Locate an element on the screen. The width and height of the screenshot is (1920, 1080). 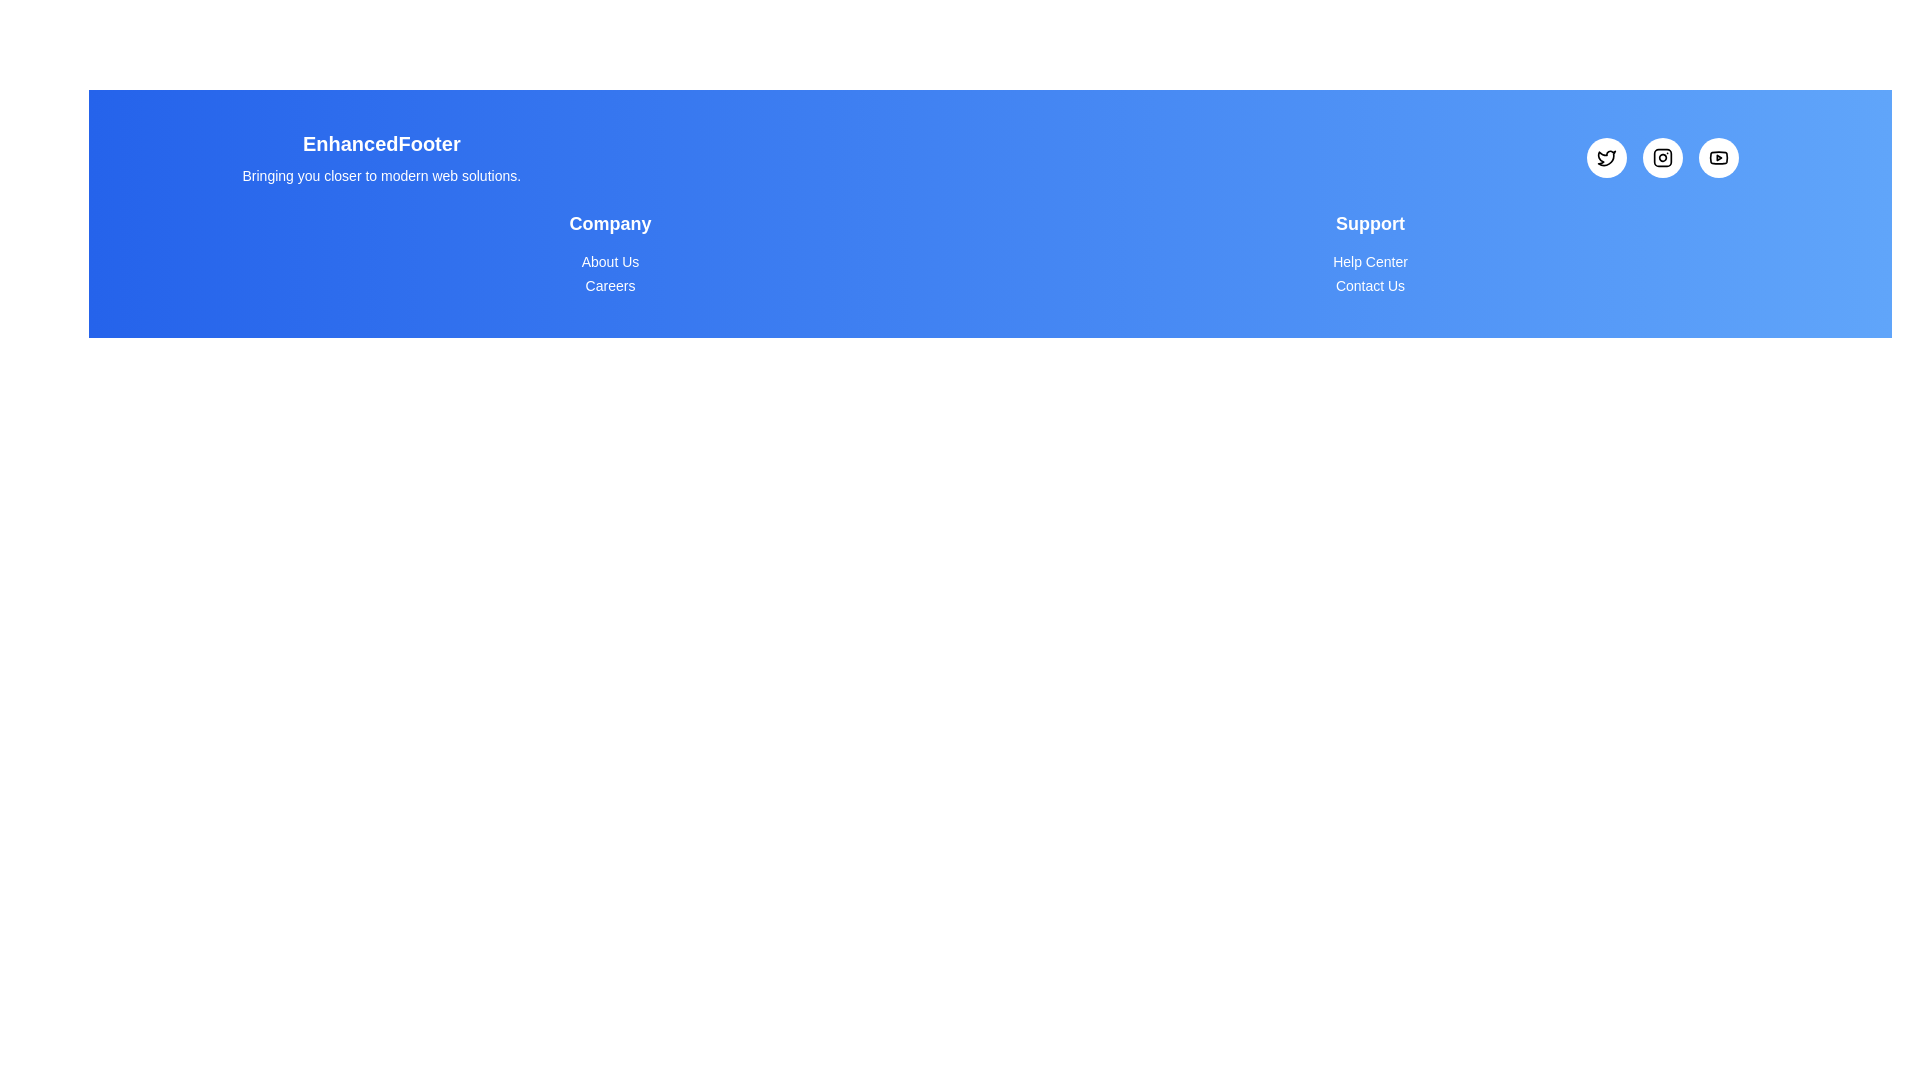
the first hyperlink in the 'Company' section of the footer is located at coordinates (609, 261).